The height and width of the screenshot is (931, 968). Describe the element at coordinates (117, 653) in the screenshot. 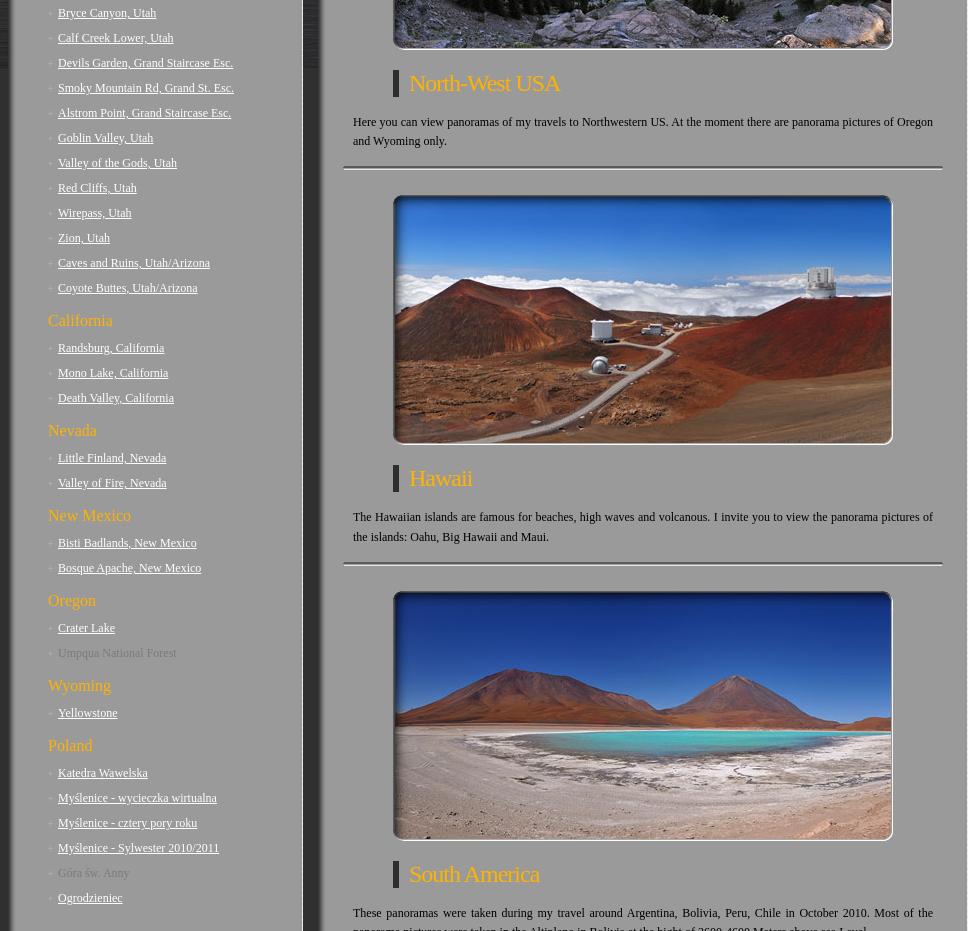

I see `'Umpqua National Forest'` at that location.